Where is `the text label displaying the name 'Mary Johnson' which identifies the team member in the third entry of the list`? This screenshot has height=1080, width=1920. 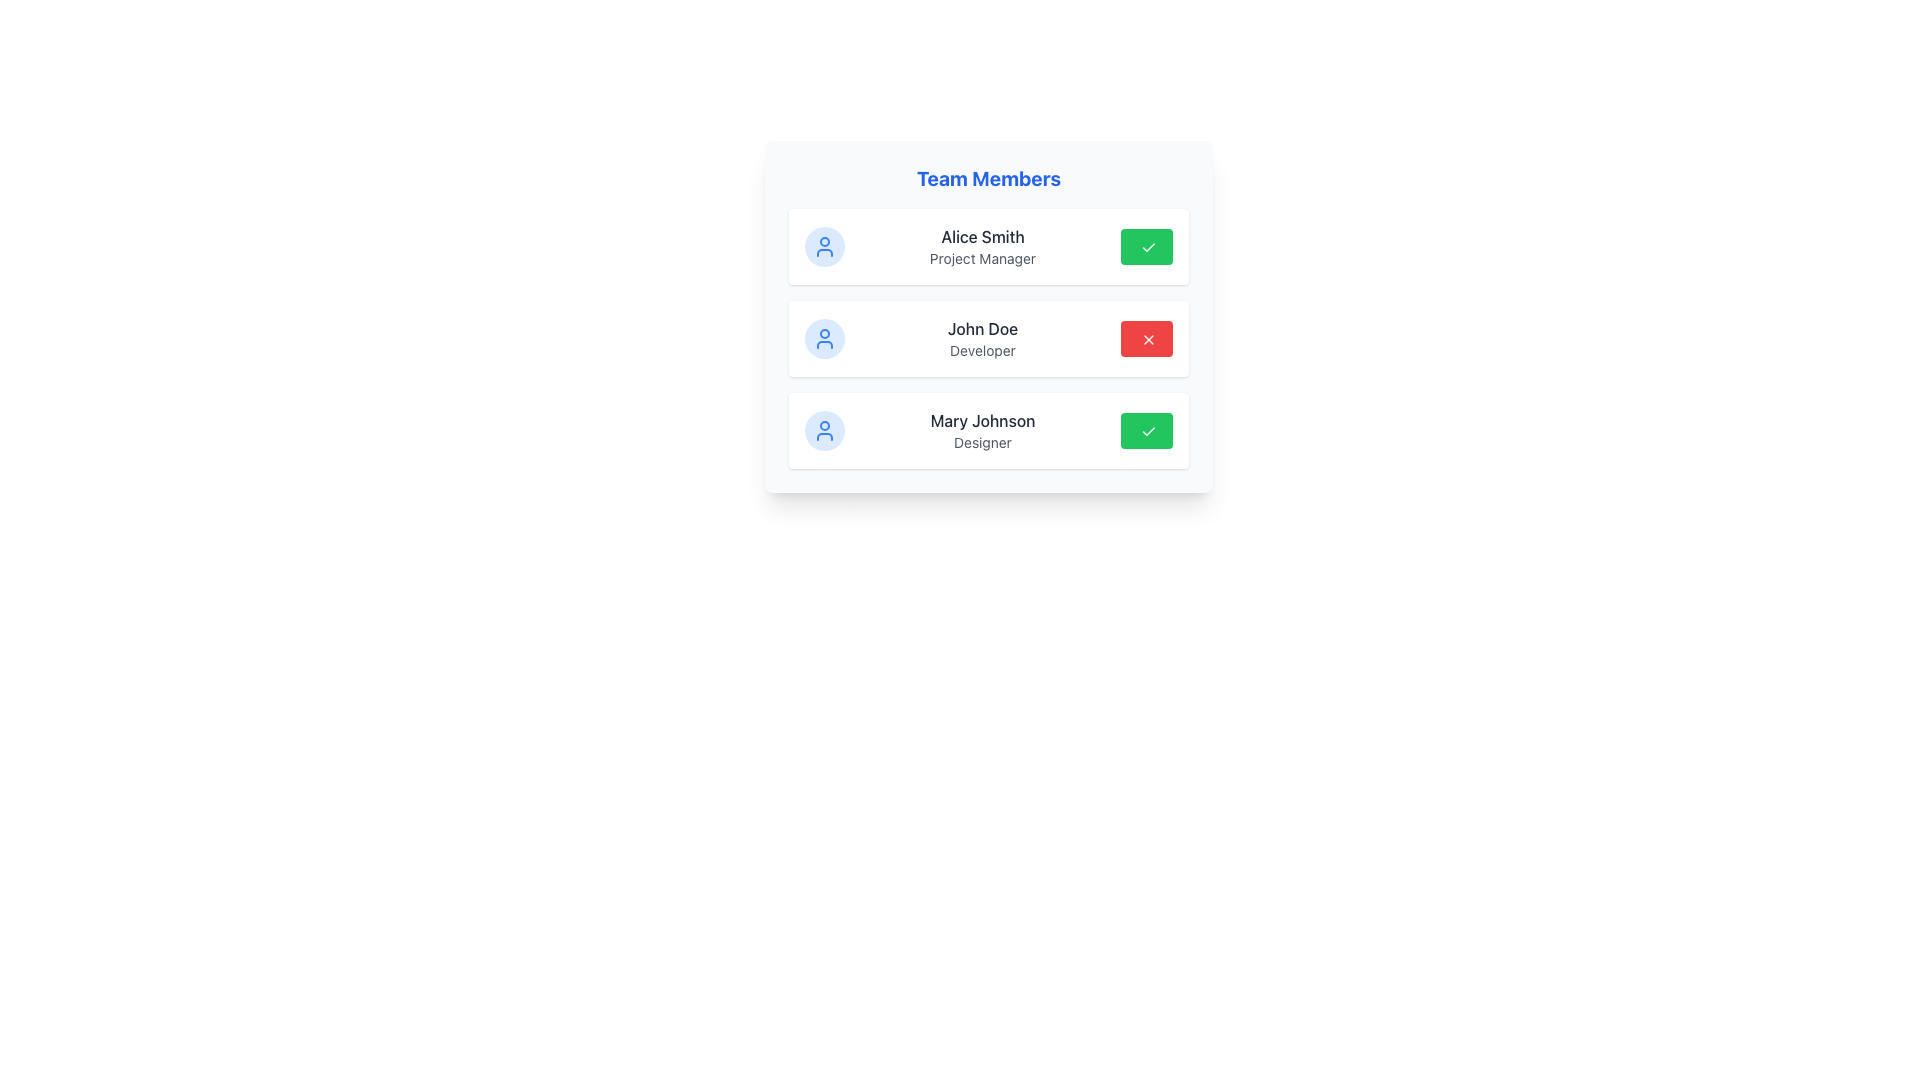 the text label displaying the name 'Mary Johnson' which identifies the team member in the third entry of the list is located at coordinates (983, 419).